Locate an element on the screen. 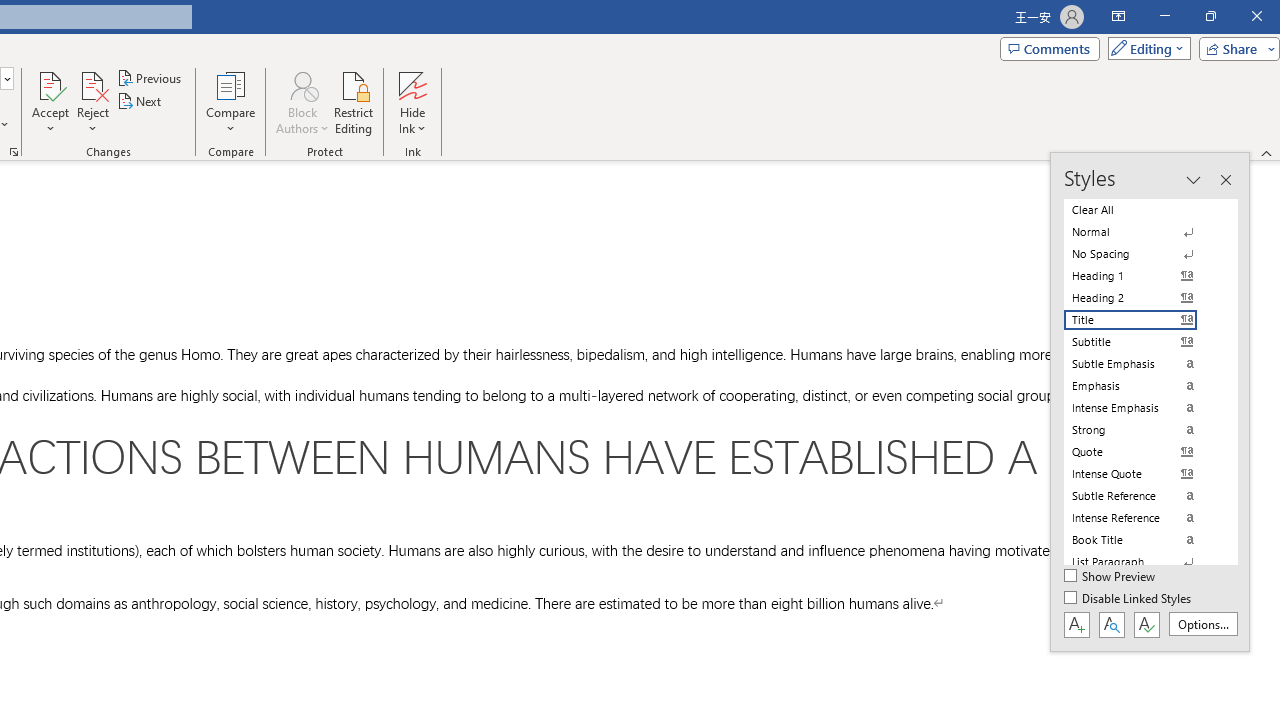 This screenshot has width=1280, height=720. 'Block Authors' is located at coordinates (301, 84).